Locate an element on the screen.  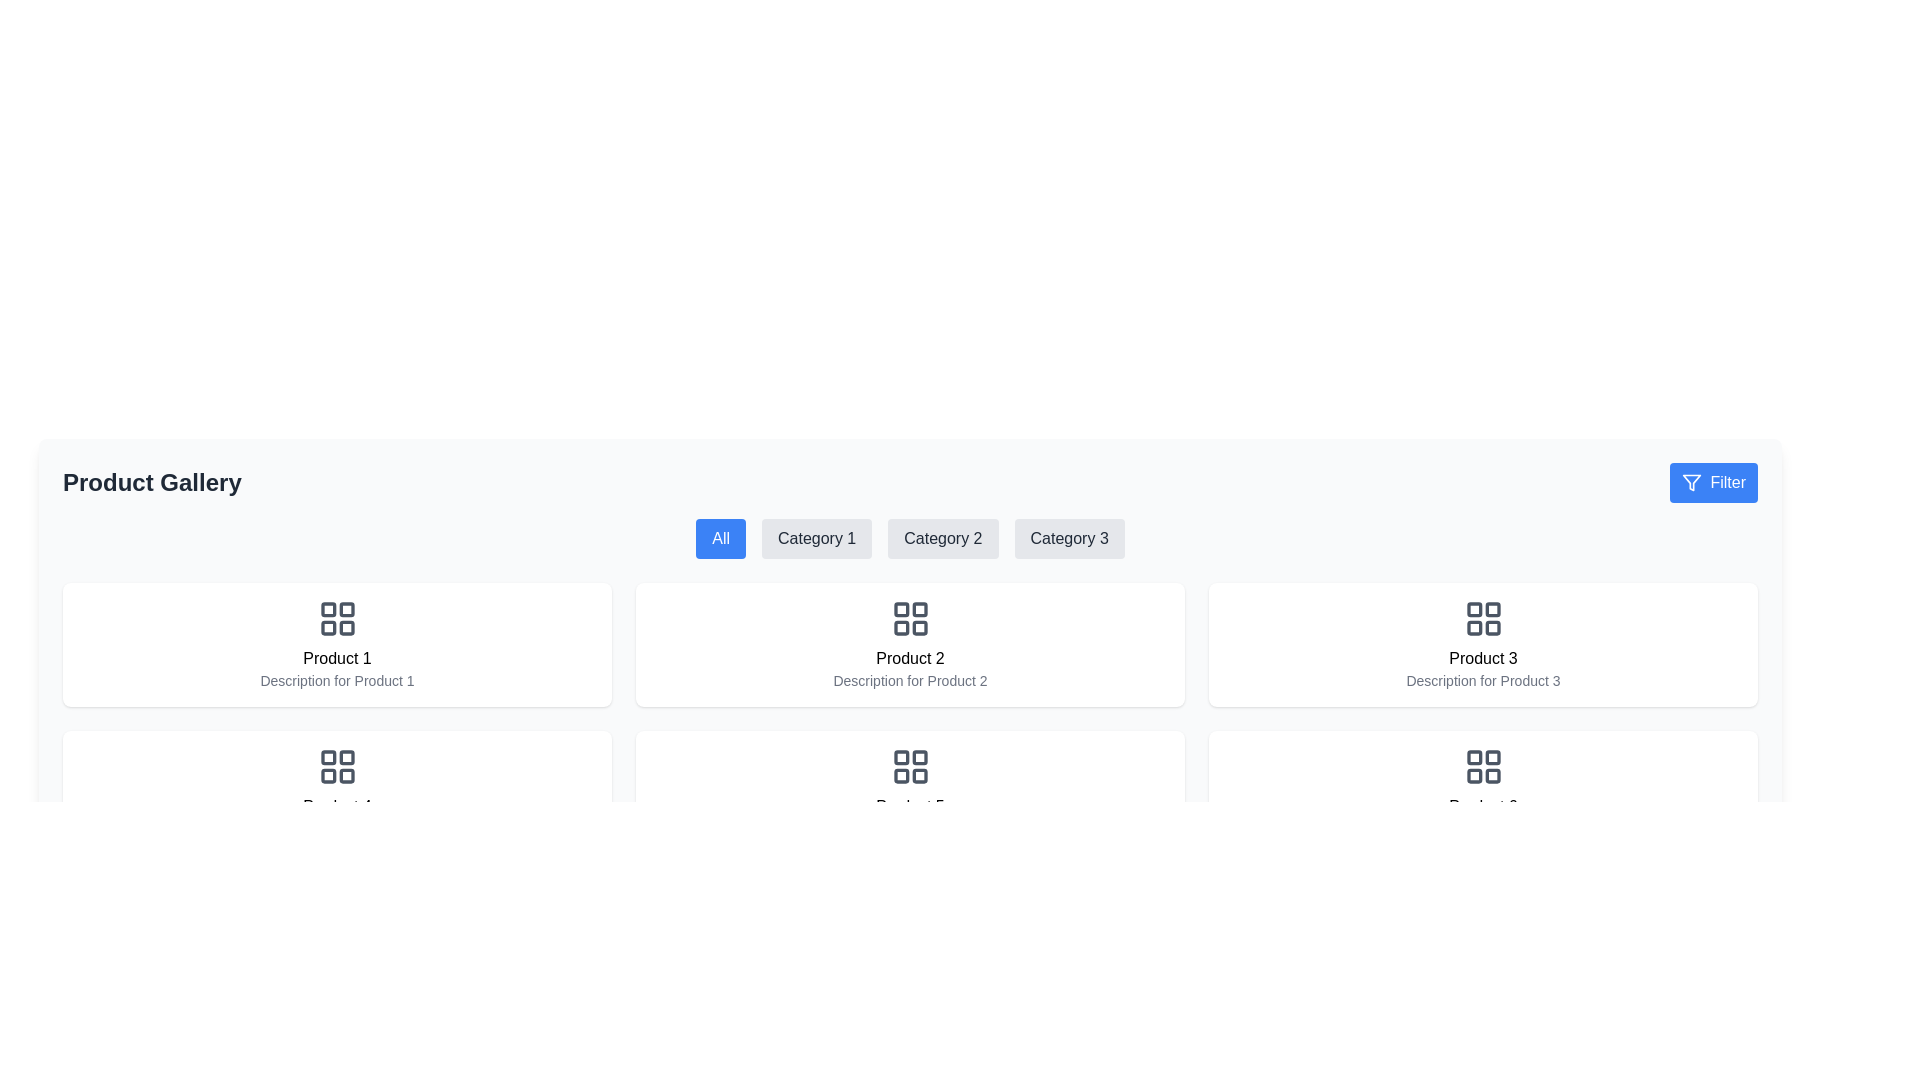
the 'Filter' icon located on the left side of the button labeled 'Filter' at the top right of the interface is located at coordinates (1691, 482).